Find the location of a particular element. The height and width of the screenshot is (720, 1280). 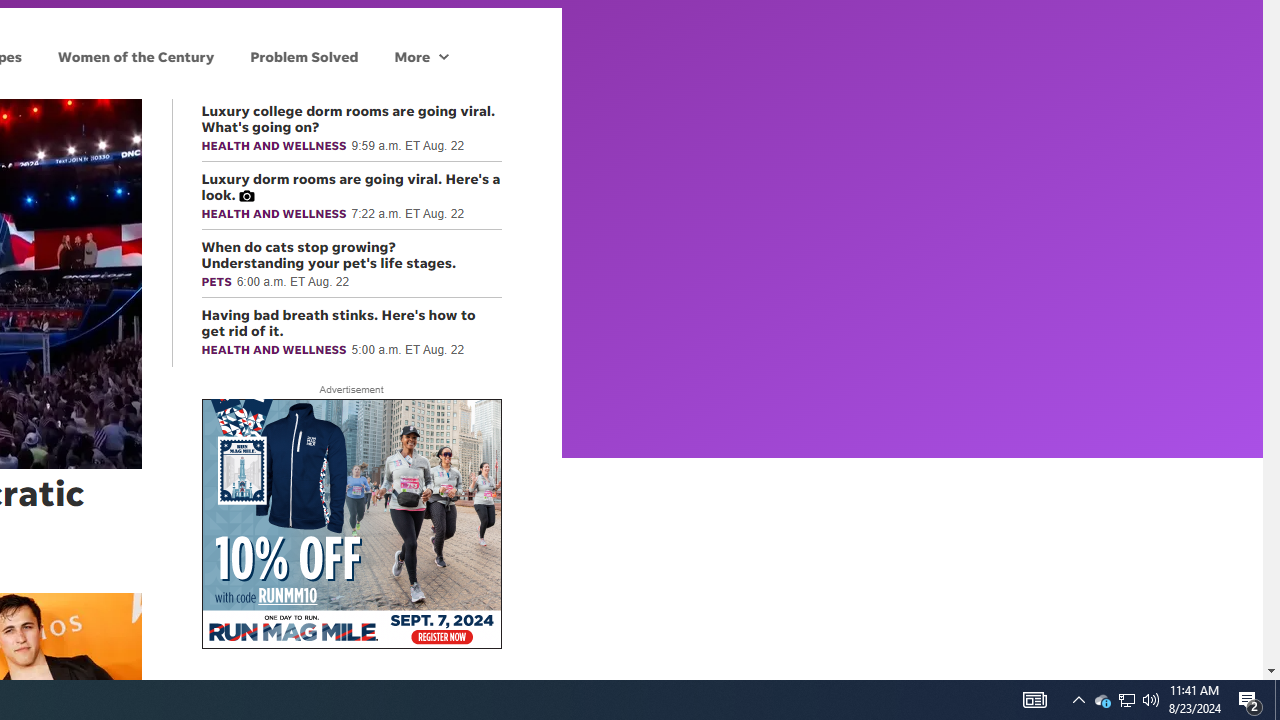

'AutomationID: aw0' is located at coordinates (351, 524).